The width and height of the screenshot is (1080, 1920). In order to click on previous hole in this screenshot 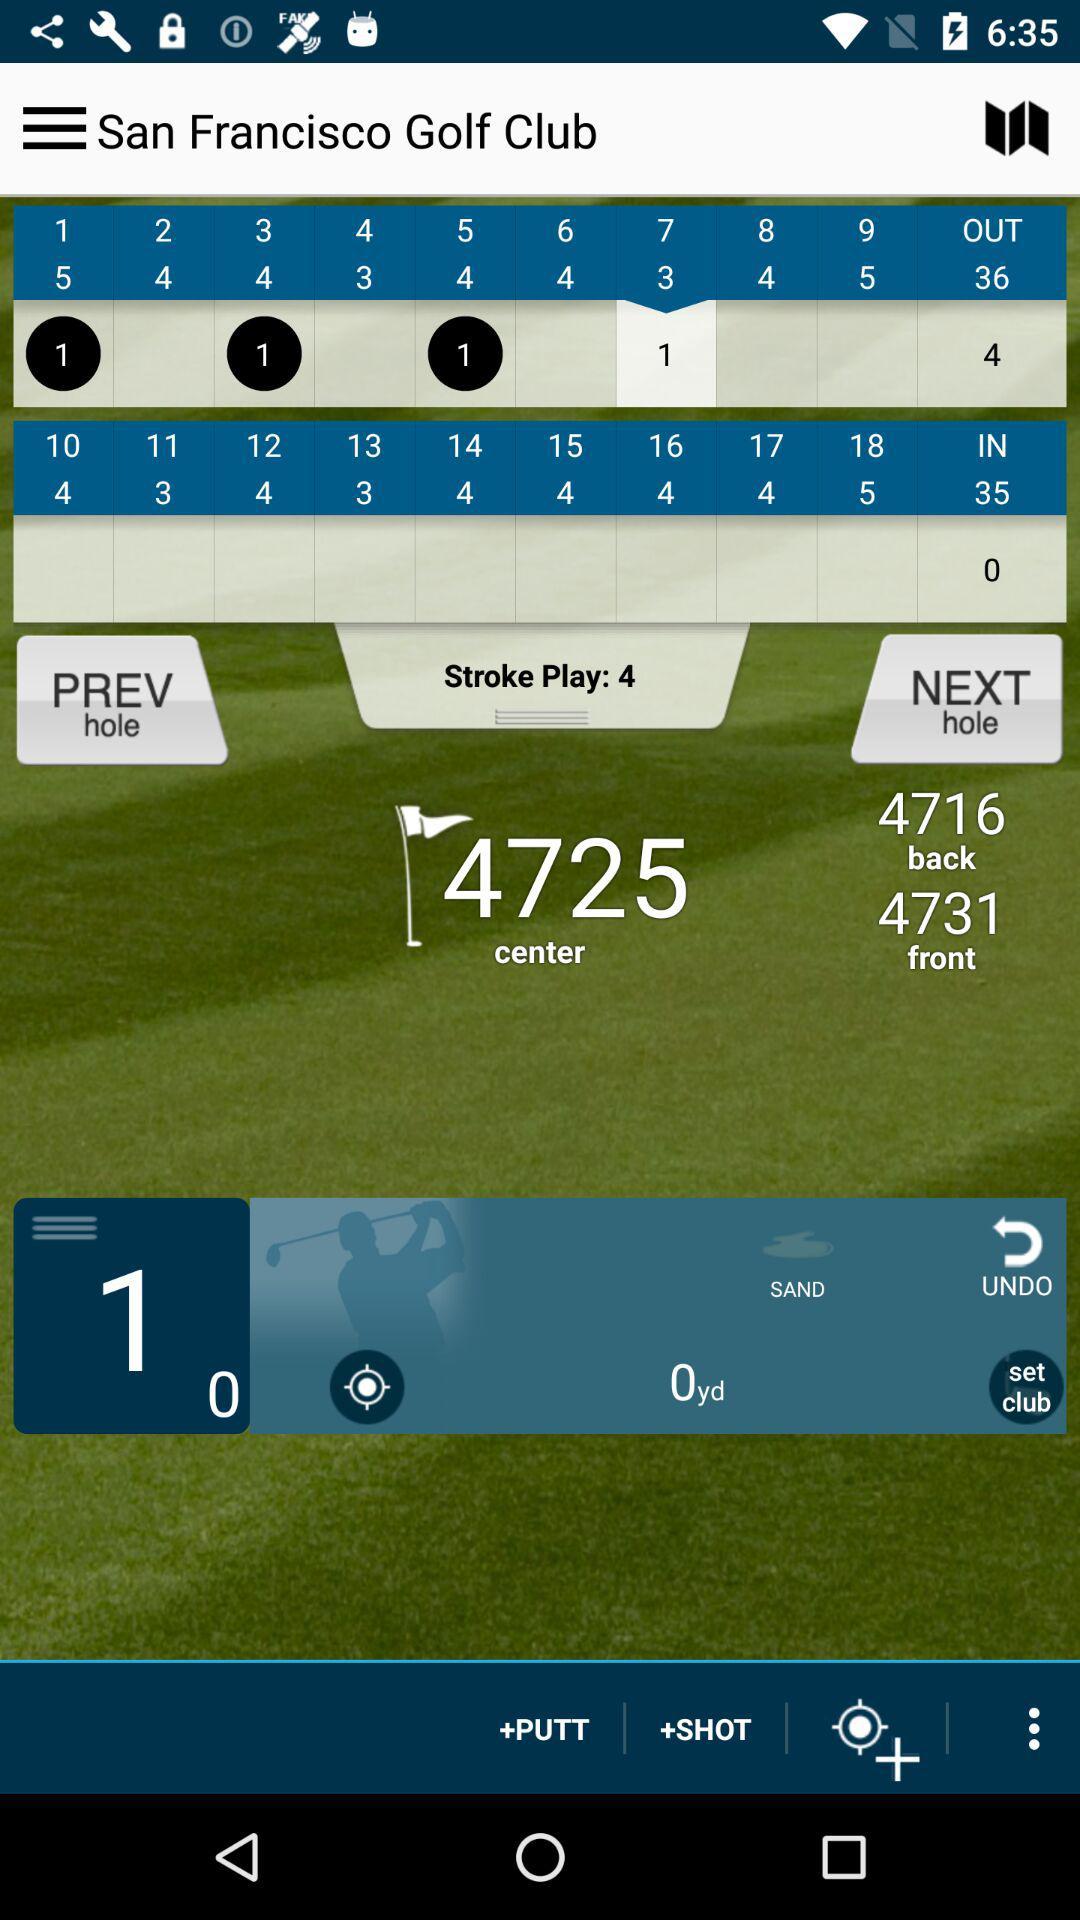, I will do `click(138, 697)`.